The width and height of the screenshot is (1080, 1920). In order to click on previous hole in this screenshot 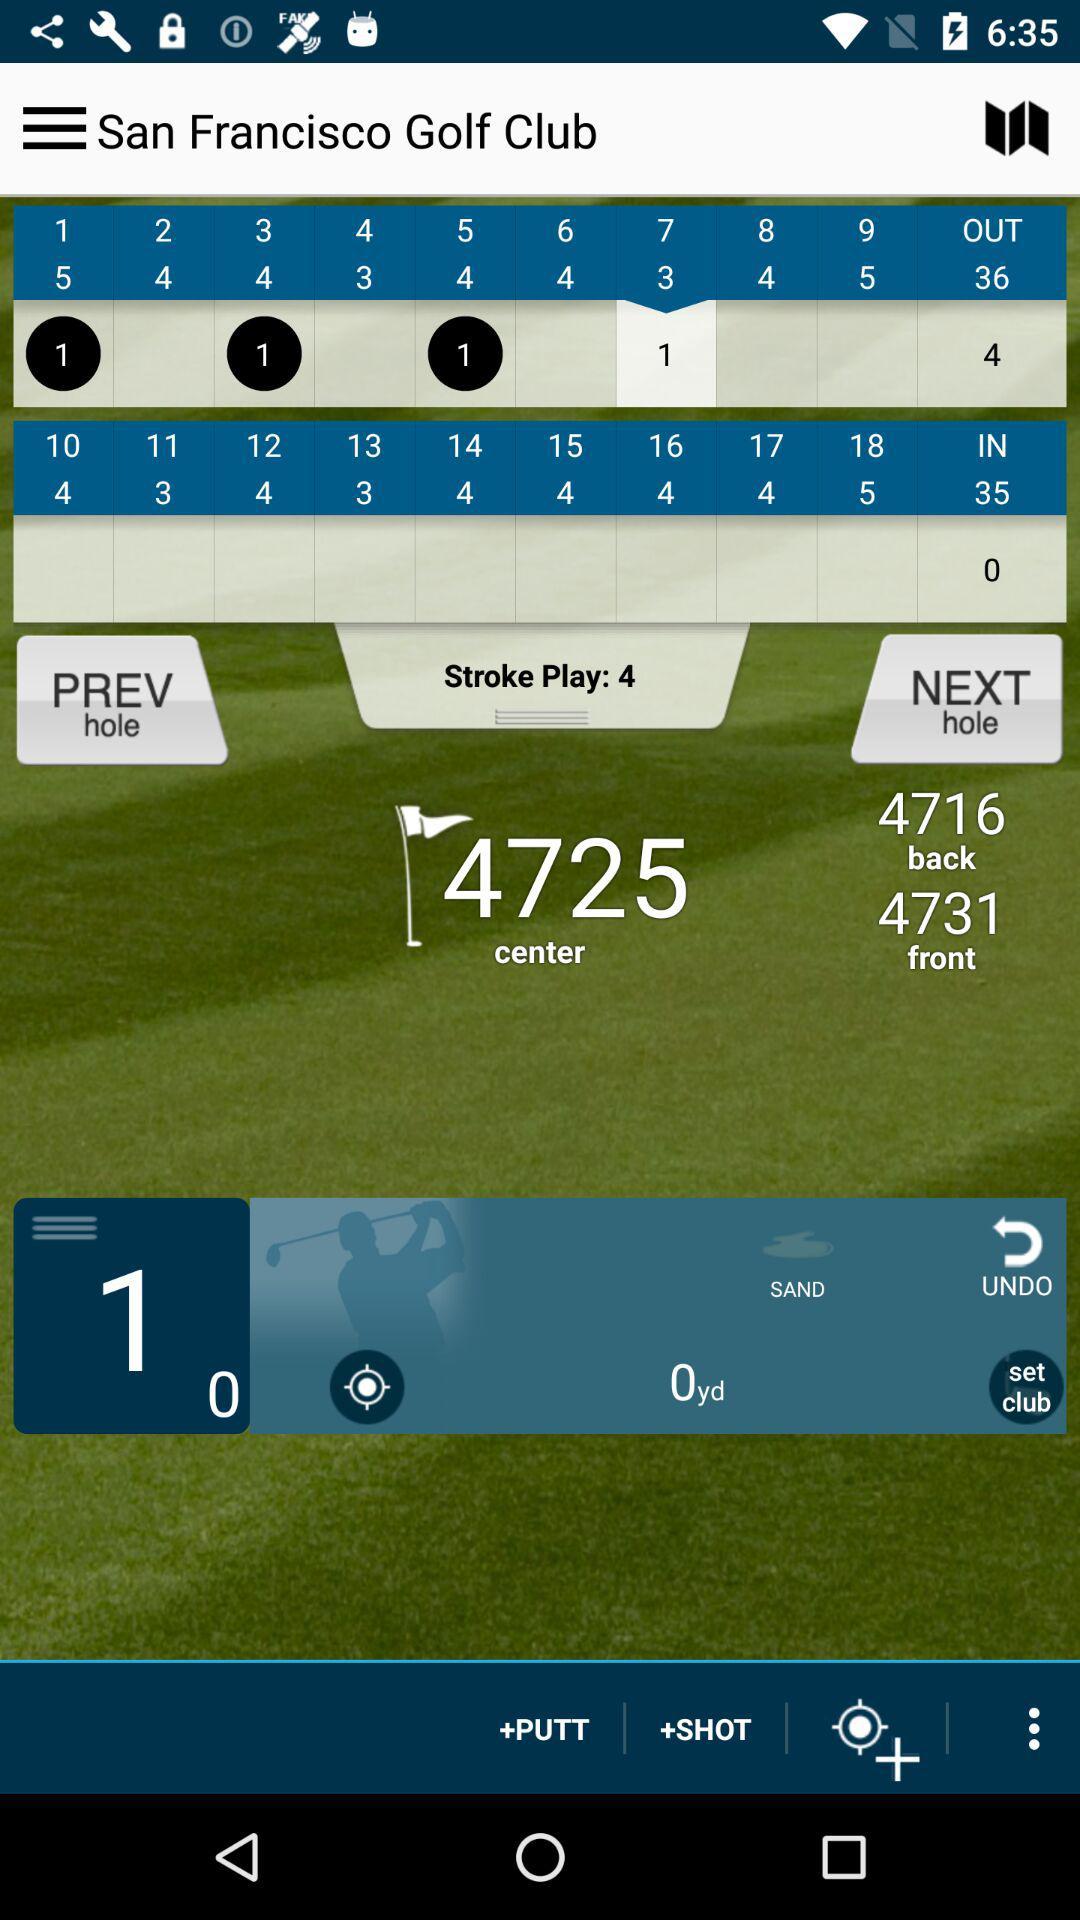, I will do `click(138, 697)`.